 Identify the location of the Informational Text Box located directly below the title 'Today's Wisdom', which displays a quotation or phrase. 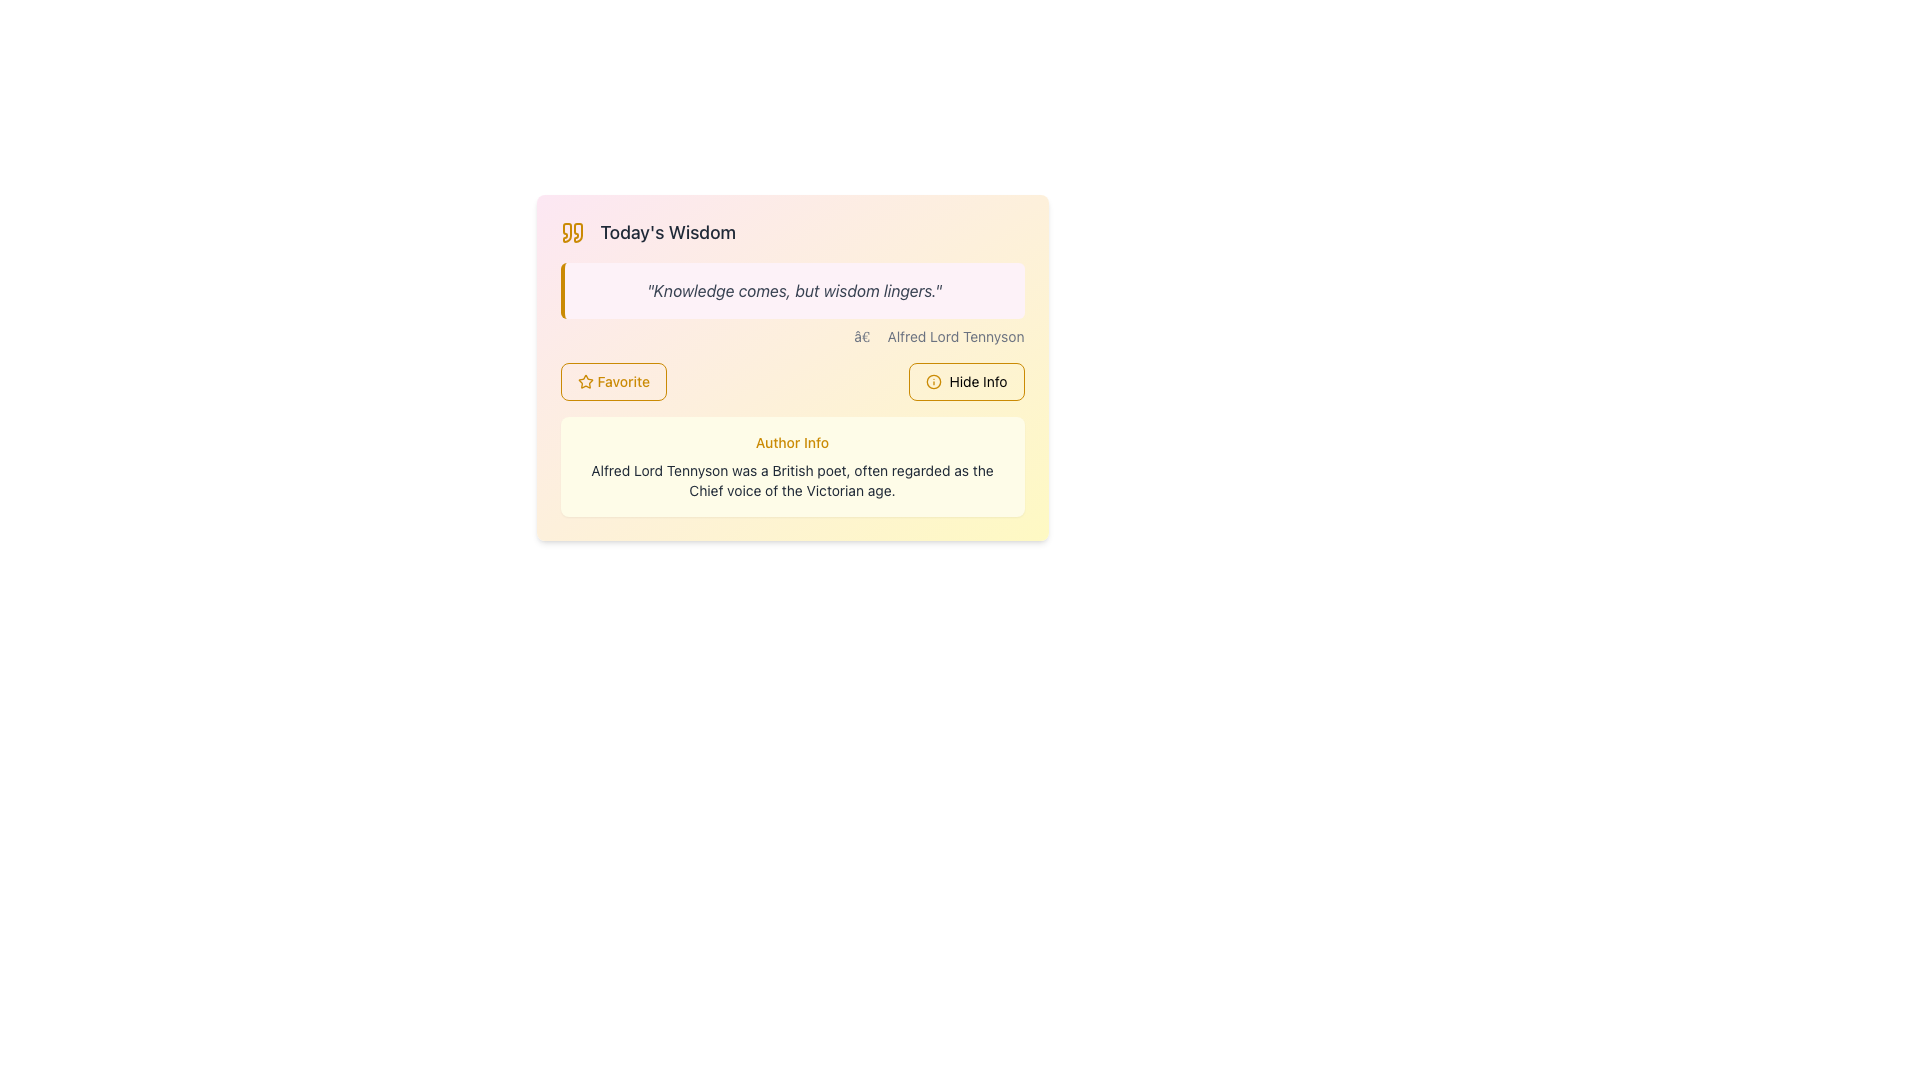
(791, 290).